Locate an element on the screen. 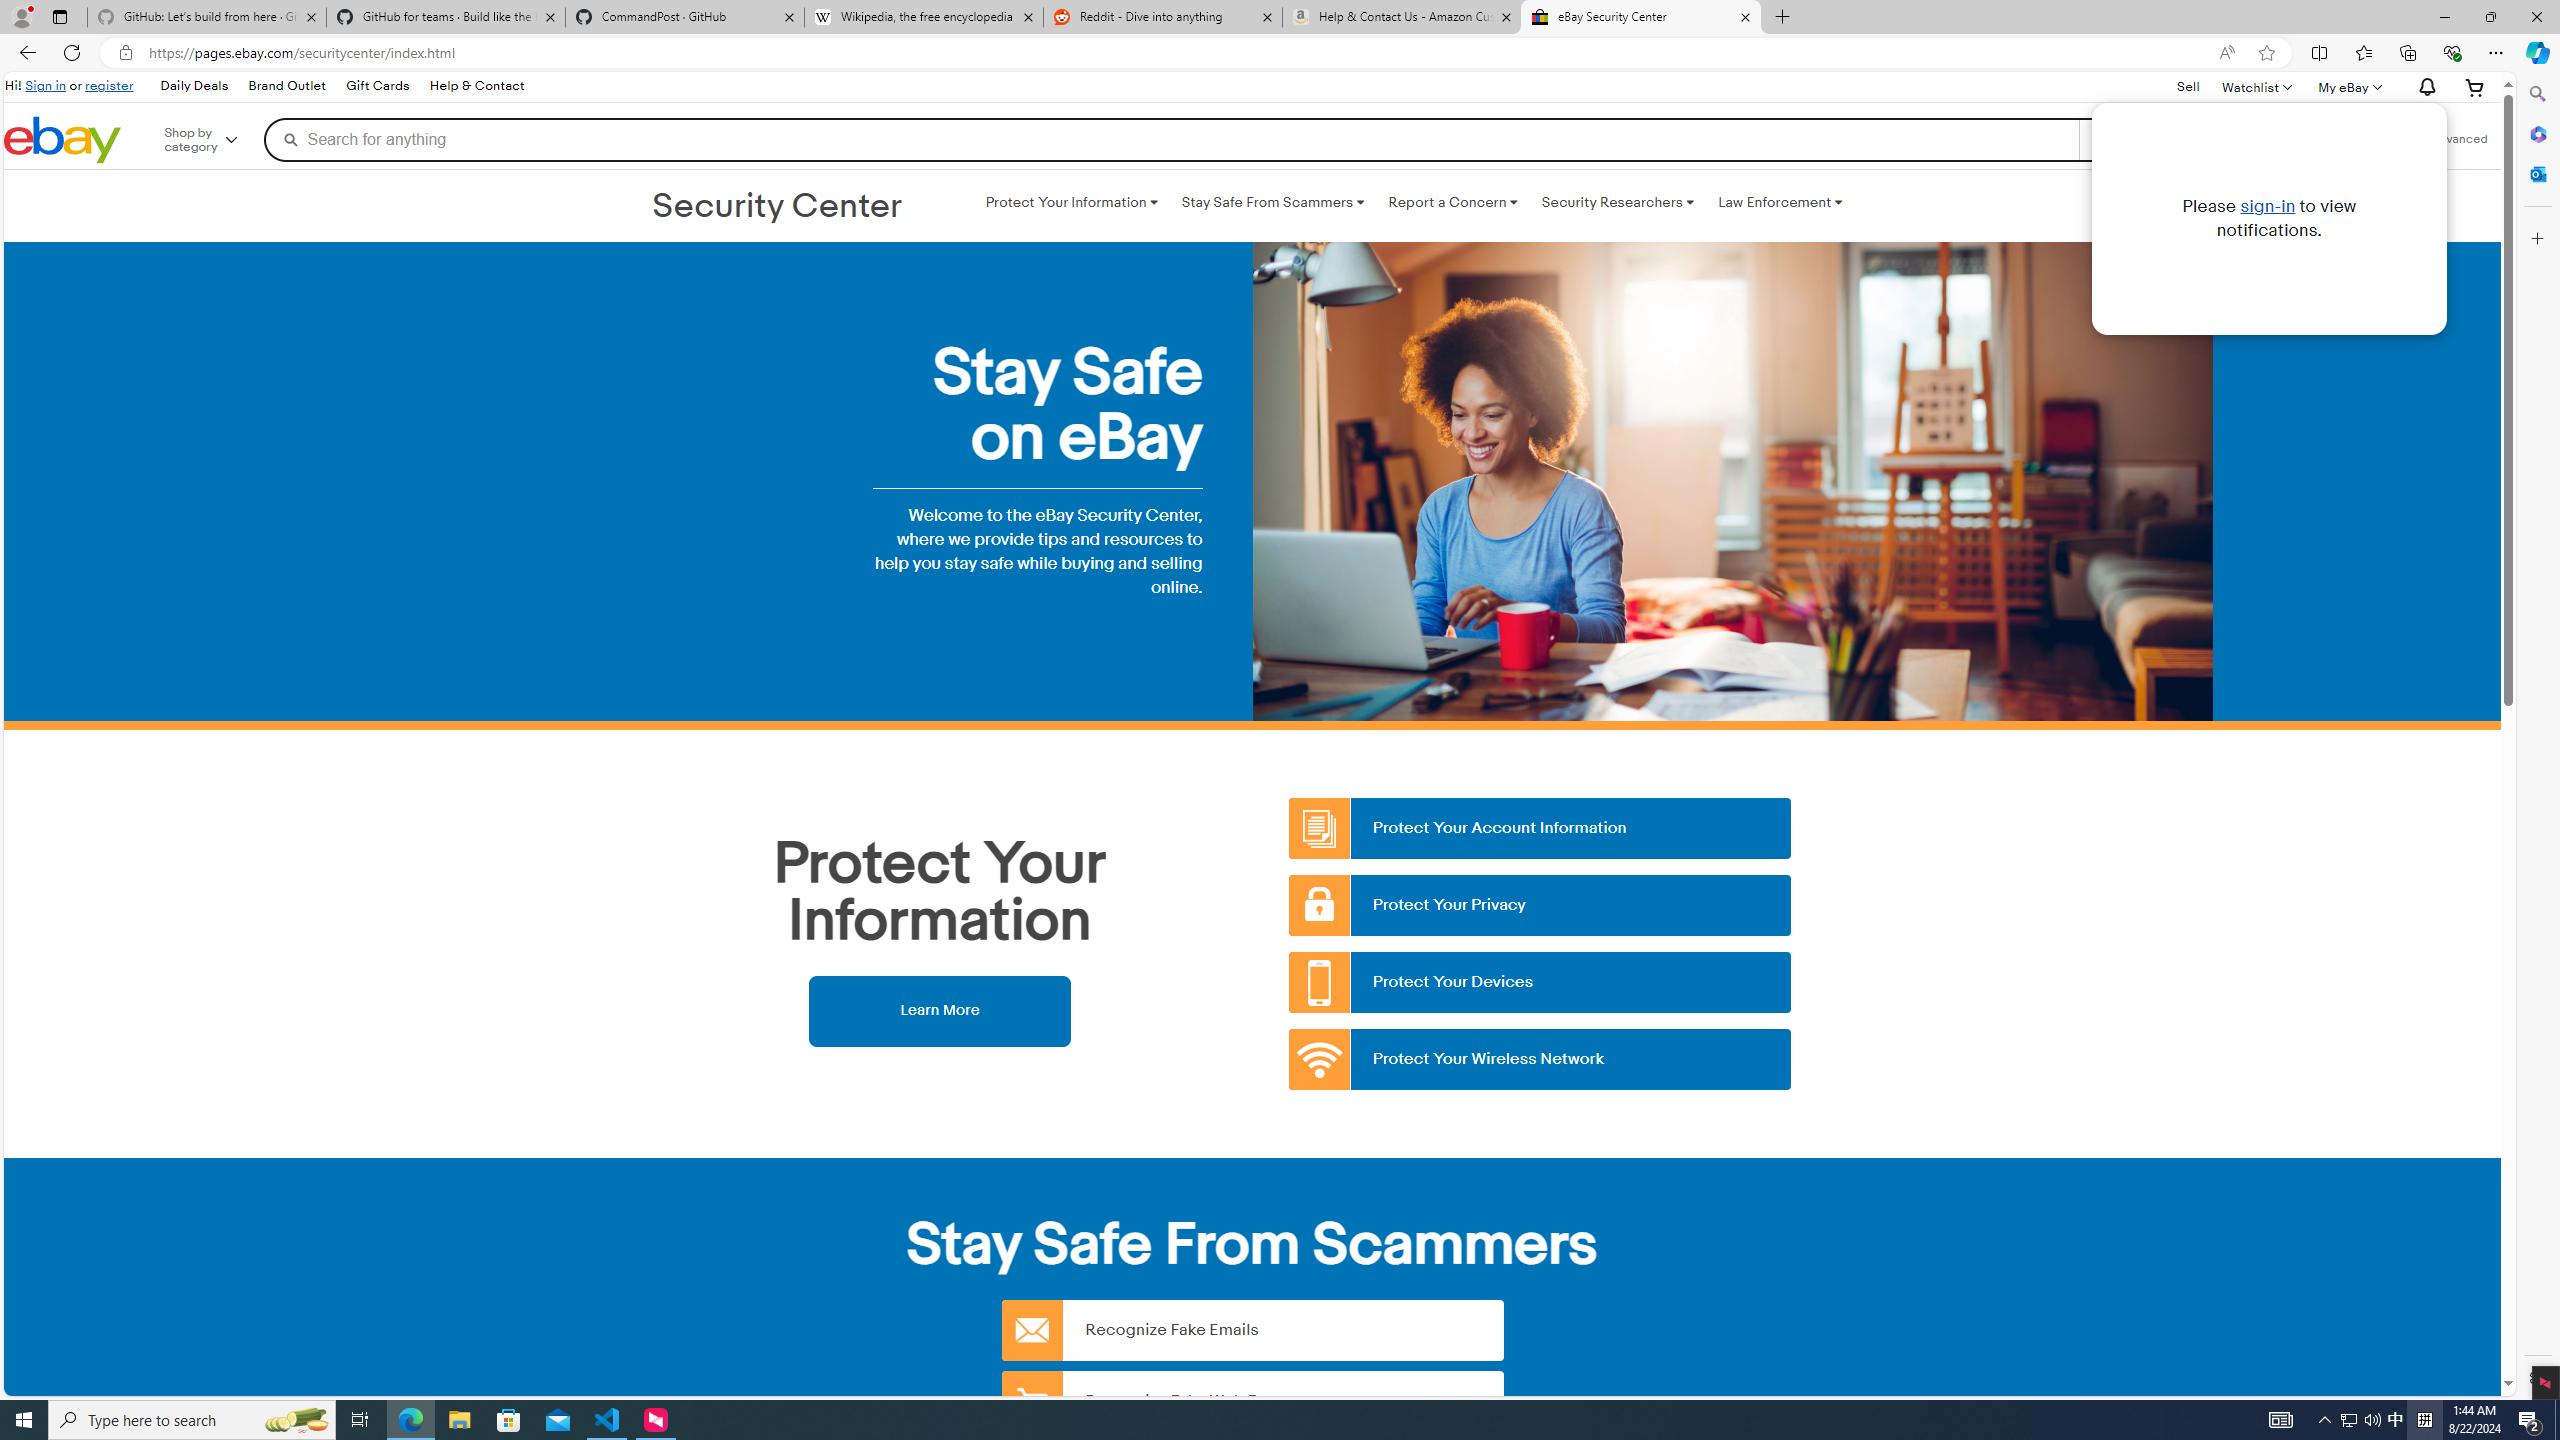 The image size is (2560, 1440). 'Help & Contact Us - Amazon Customer Service - Sleeping' is located at coordinates (1402, 16).